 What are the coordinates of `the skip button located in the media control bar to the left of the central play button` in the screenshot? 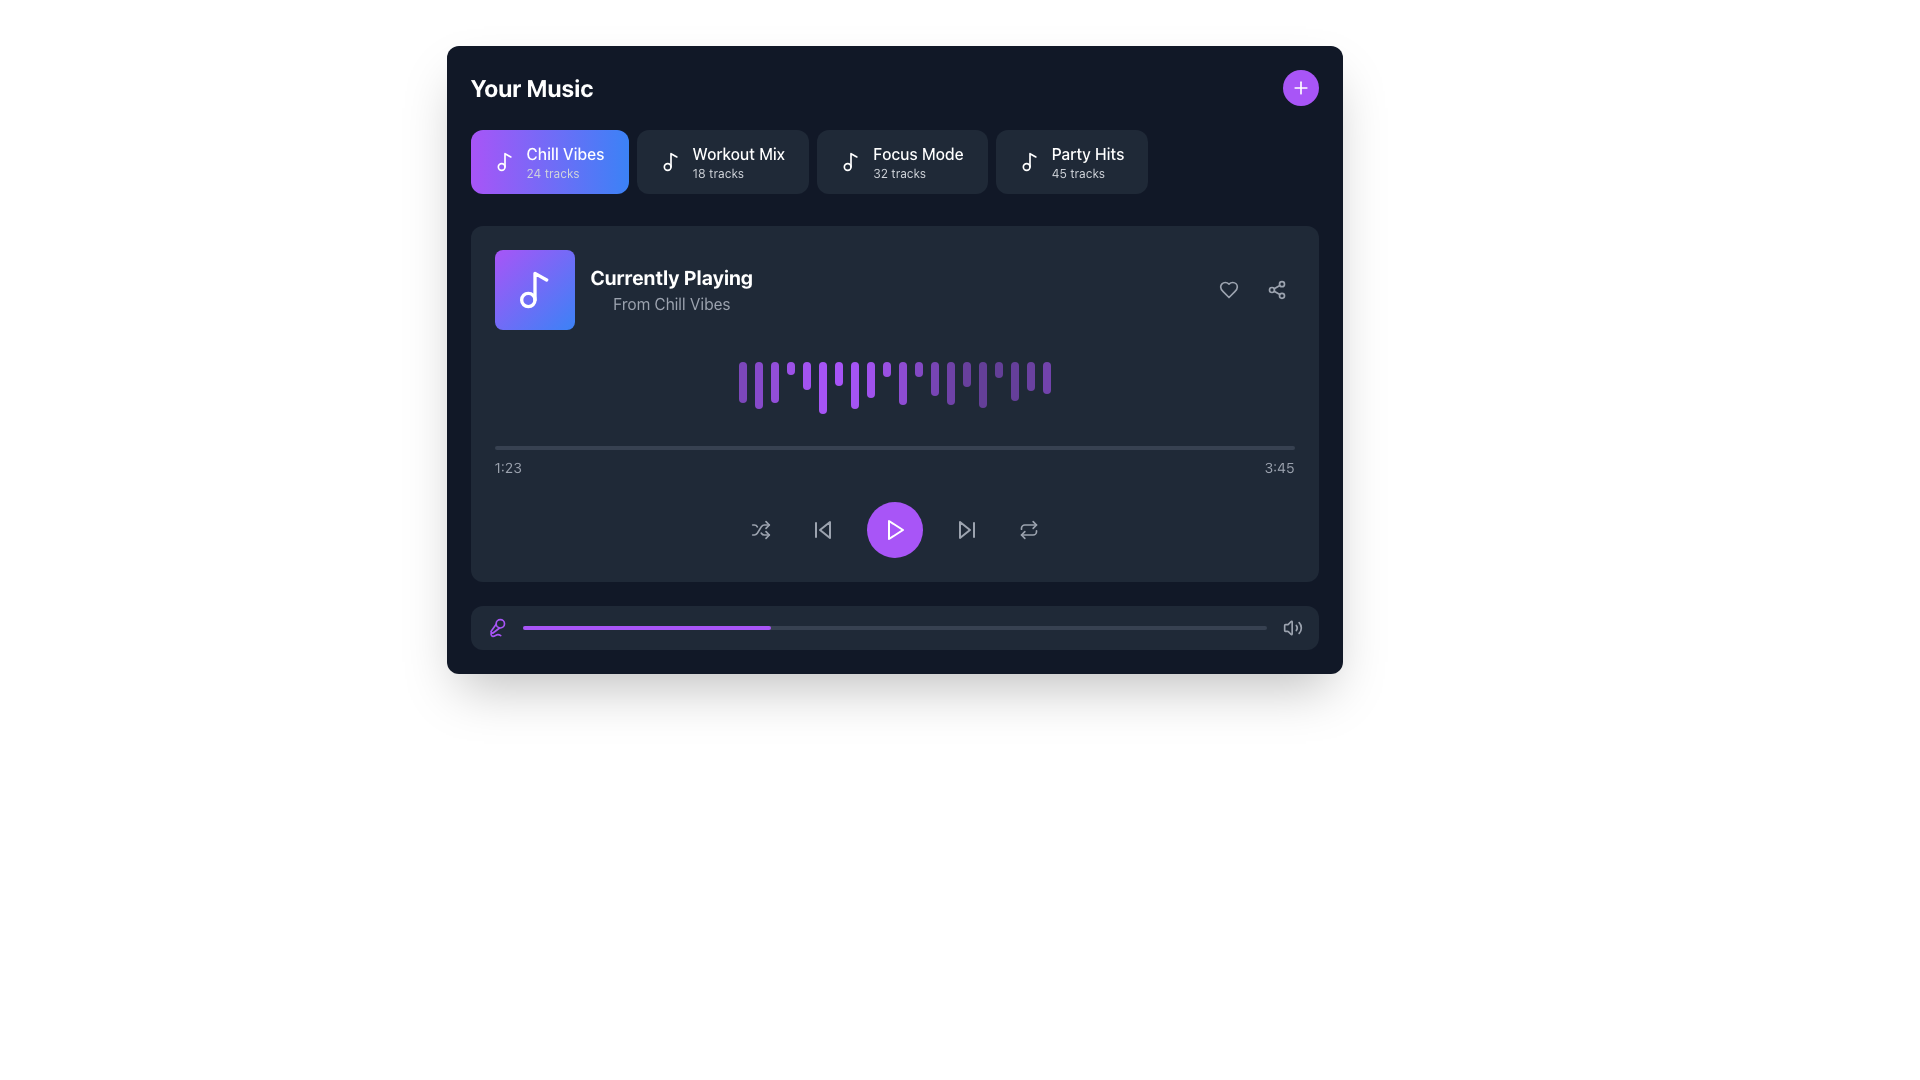 It's located at (824, 529).